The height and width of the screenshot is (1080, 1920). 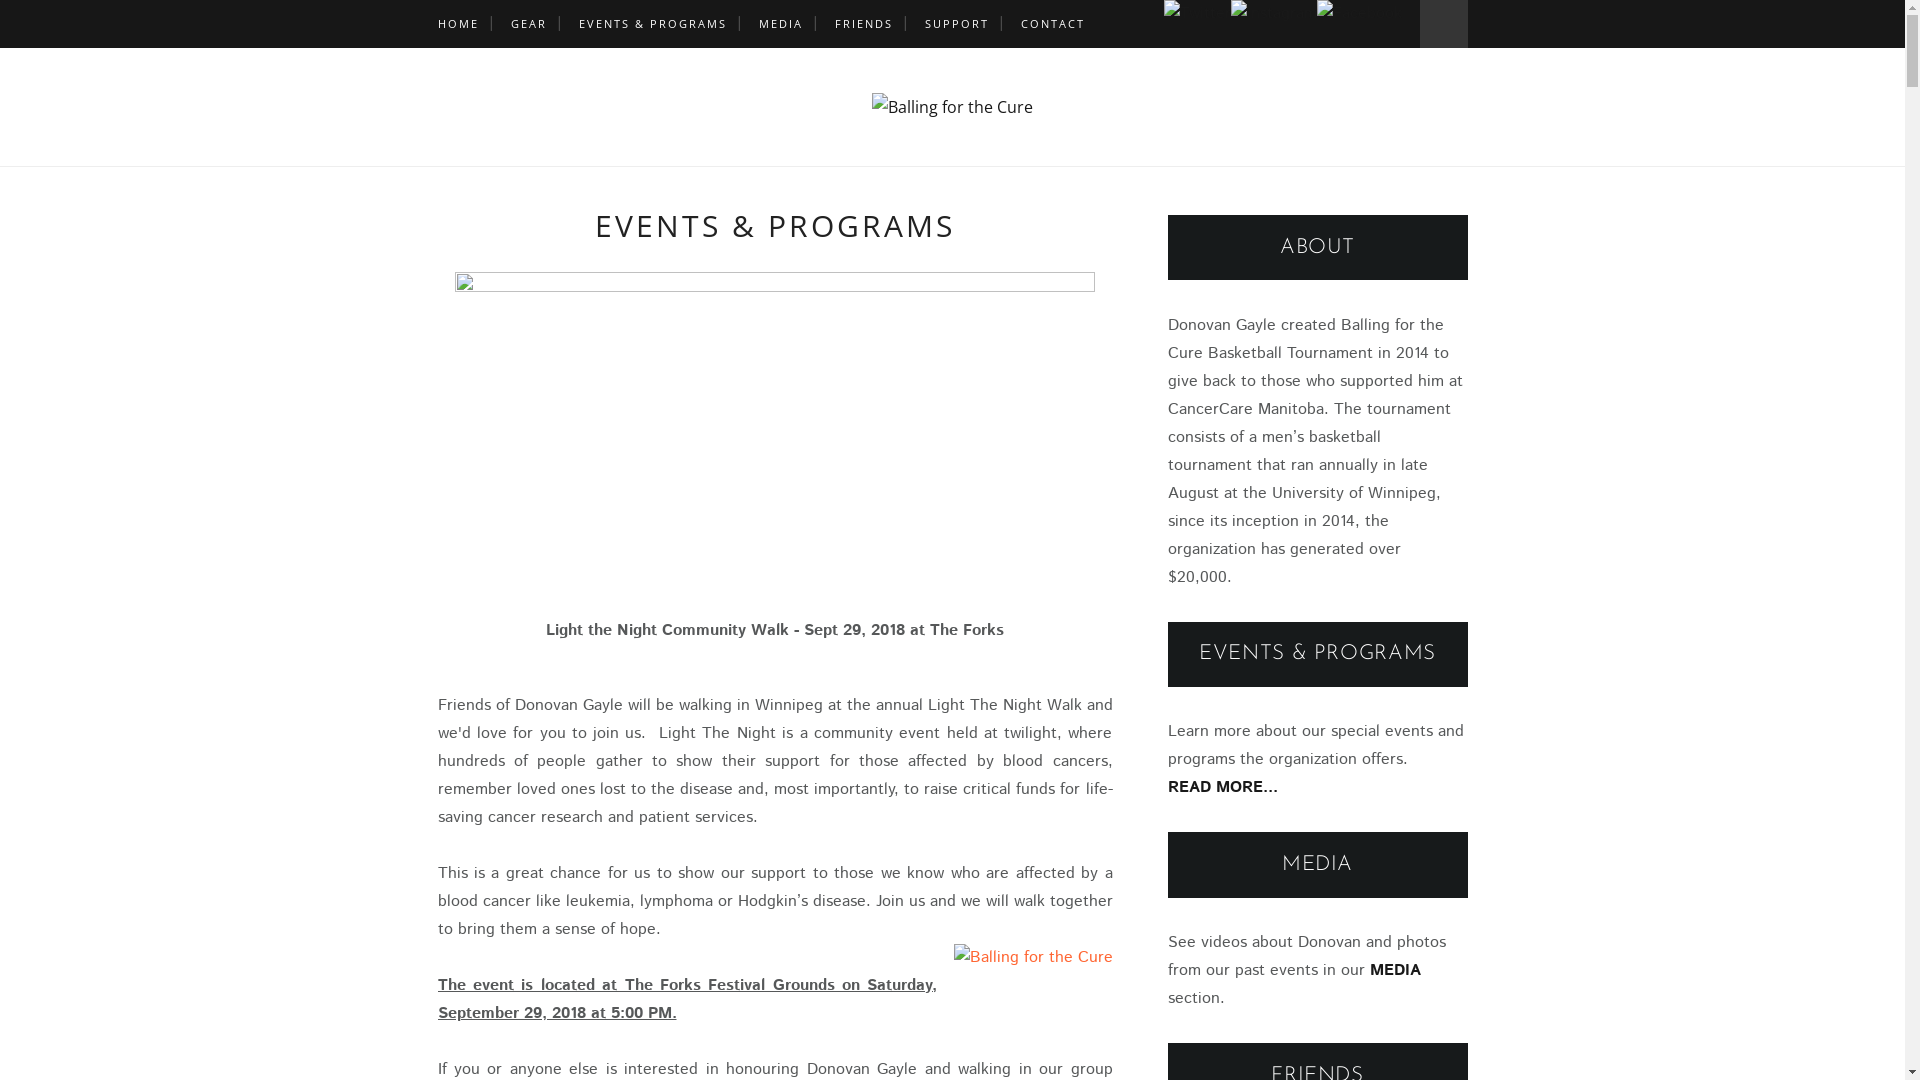 I want to click on 'GEAR', so click(x=528, y=23).